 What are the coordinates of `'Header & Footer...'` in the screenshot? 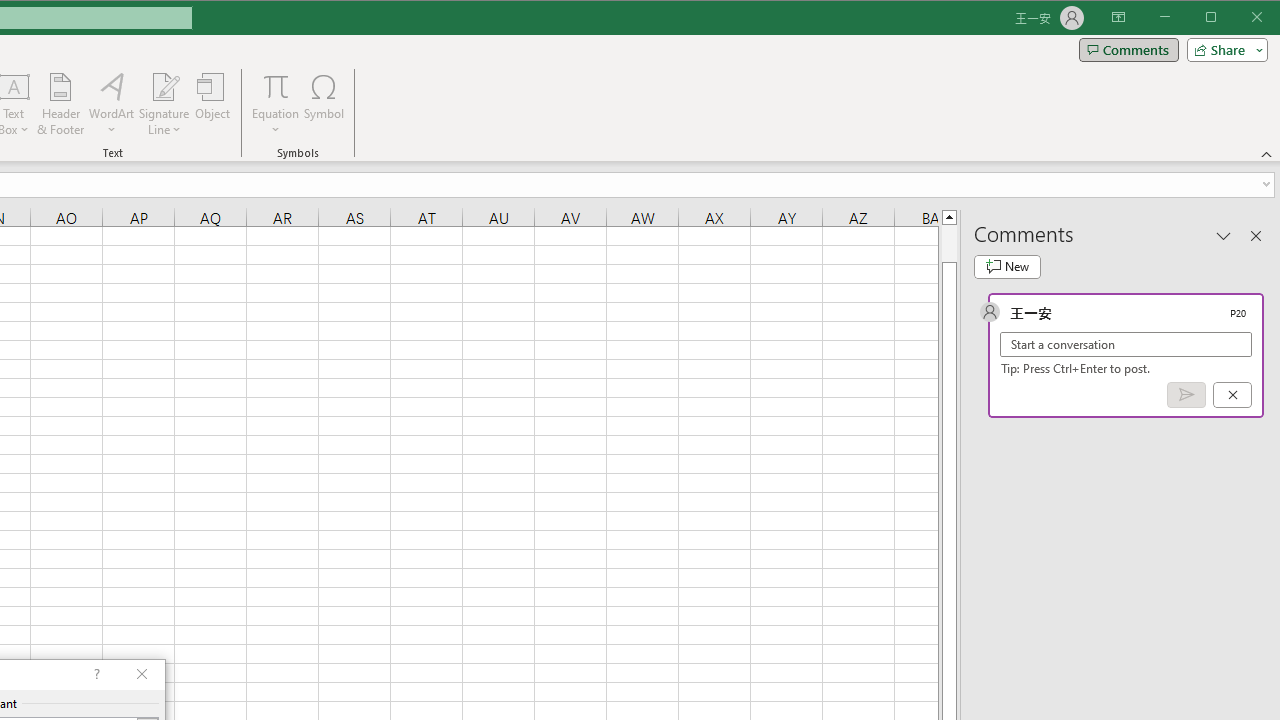 It's located at (60, 104).